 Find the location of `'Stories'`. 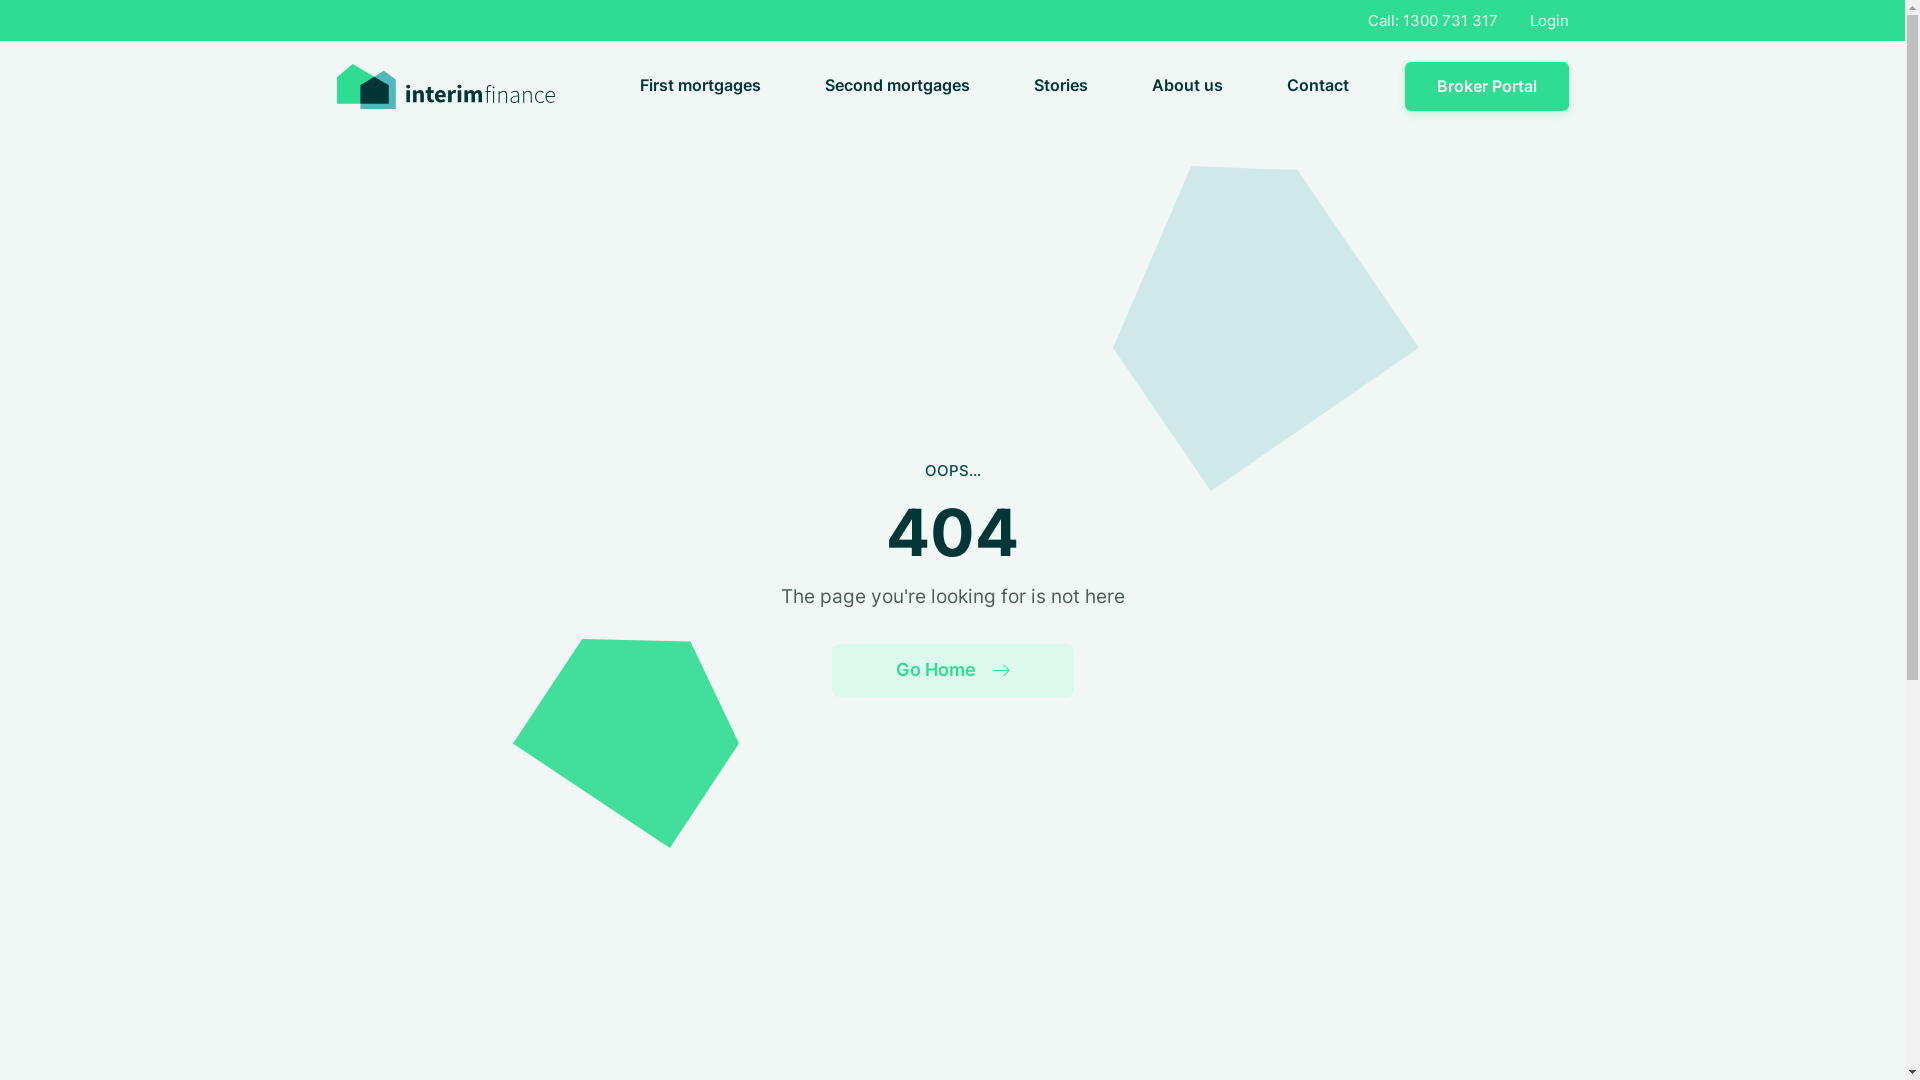

'Stories' is located at coordinates (1059, 85).